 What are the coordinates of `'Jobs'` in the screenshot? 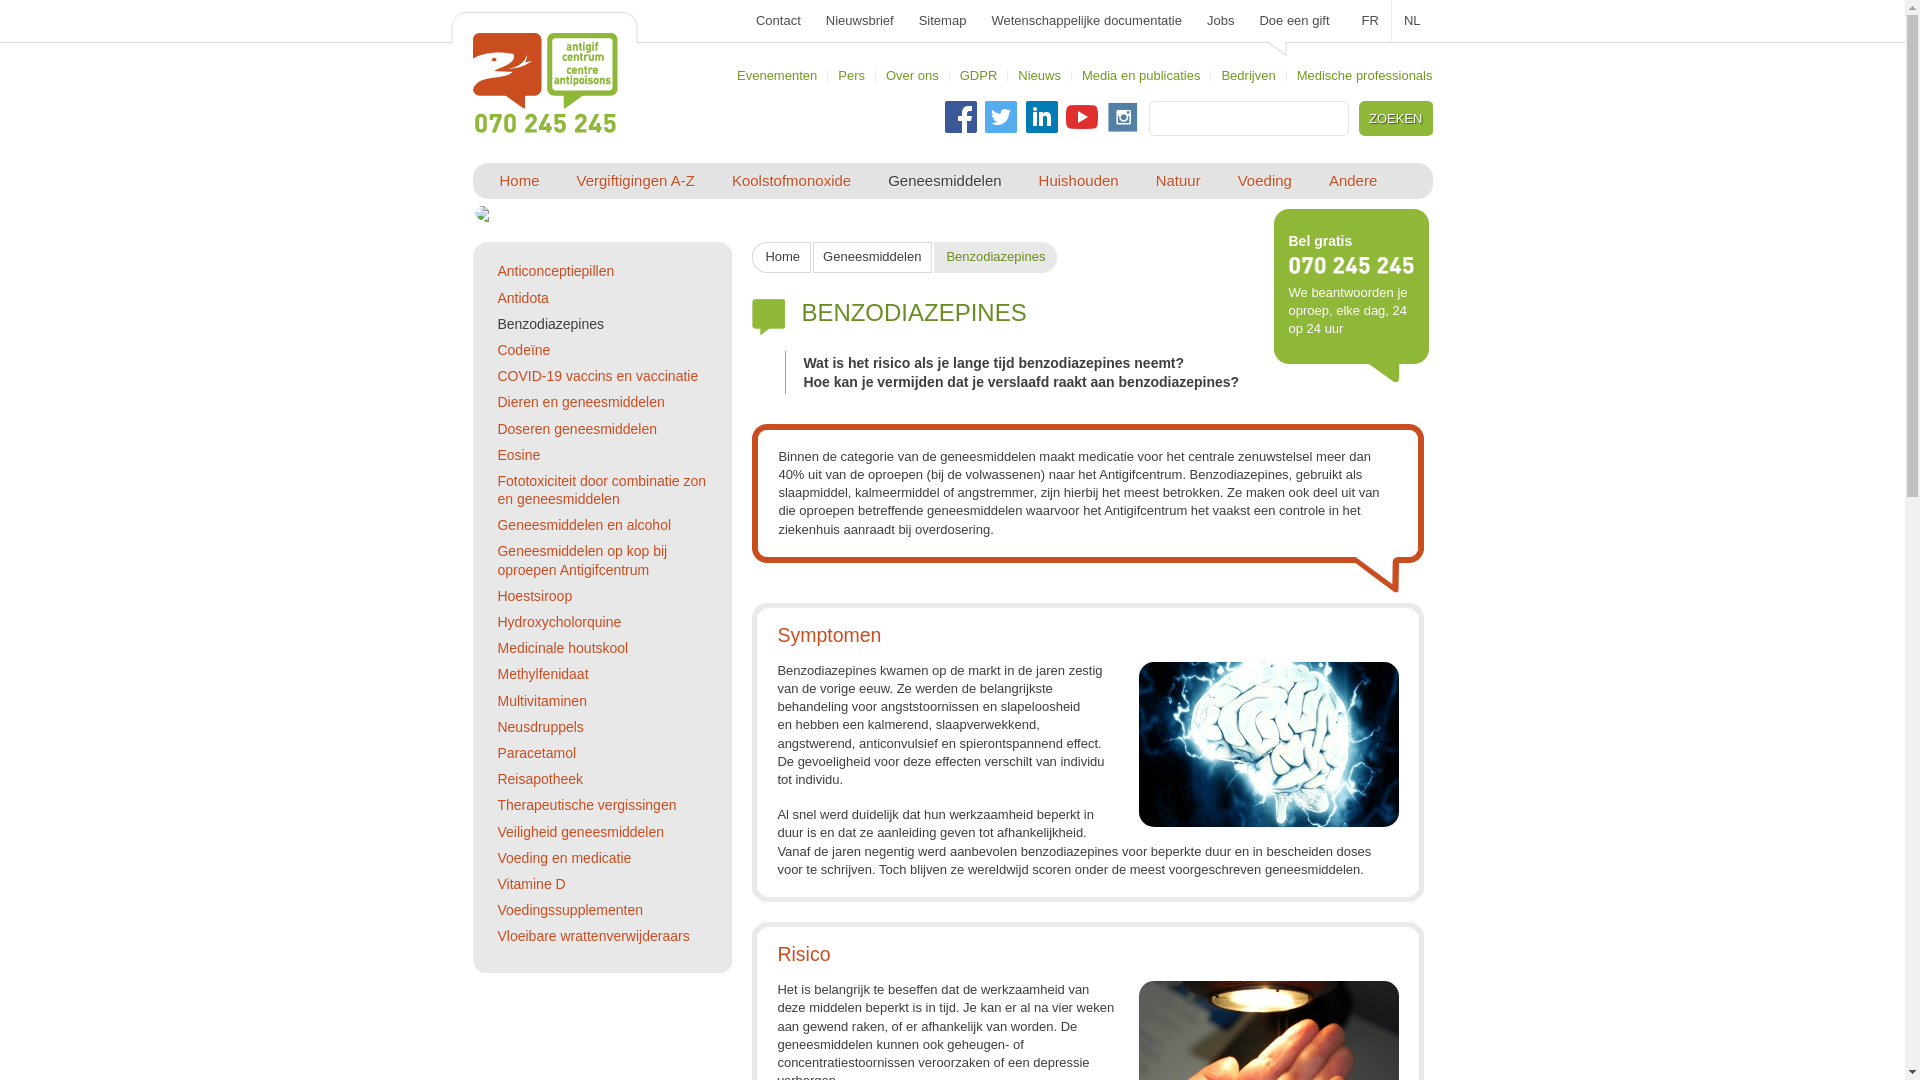 It's located at (1205, 20).